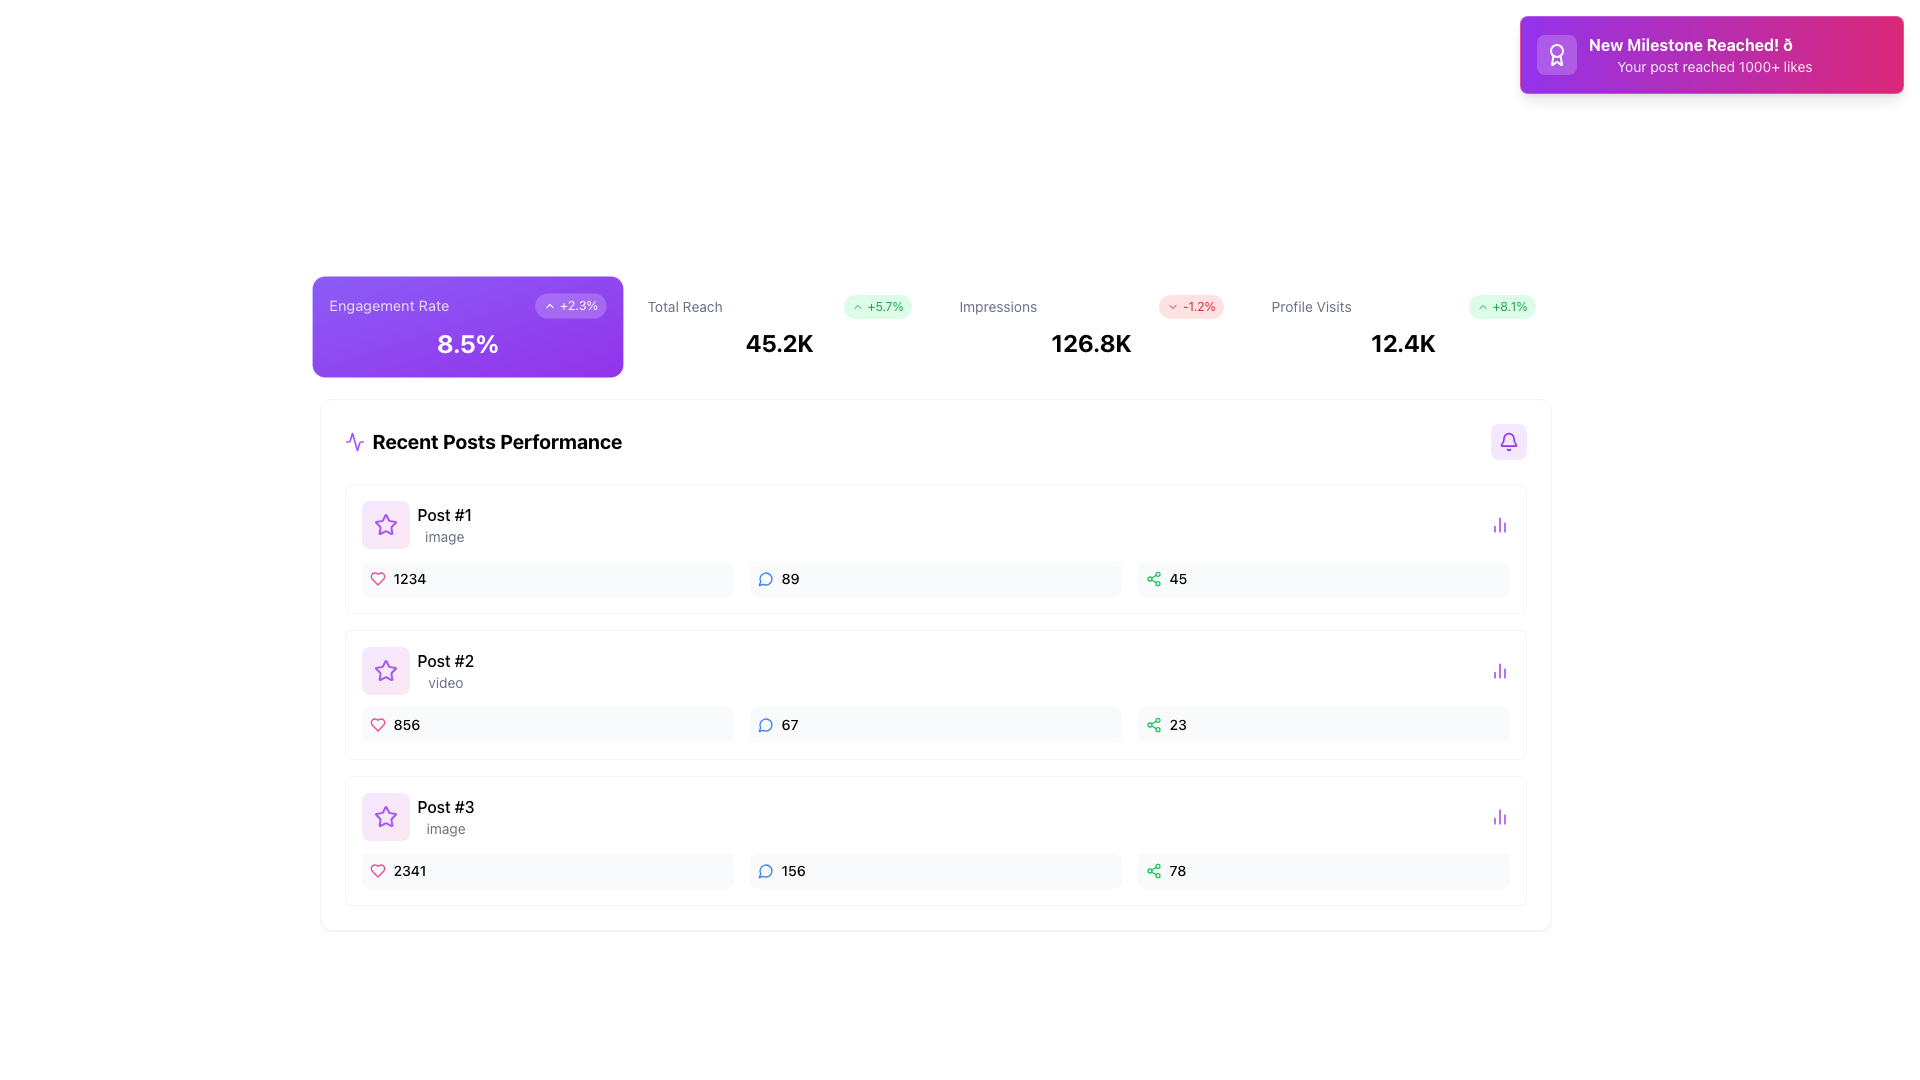  What do you see at coordinates (764, 579) in the screenshot?
I see `the comment icon located to the right of the 'Post #2' entry in the 'Recent Posts Performance' section, which serves as a visual indicator for comments` at bounding box center [764, 579].